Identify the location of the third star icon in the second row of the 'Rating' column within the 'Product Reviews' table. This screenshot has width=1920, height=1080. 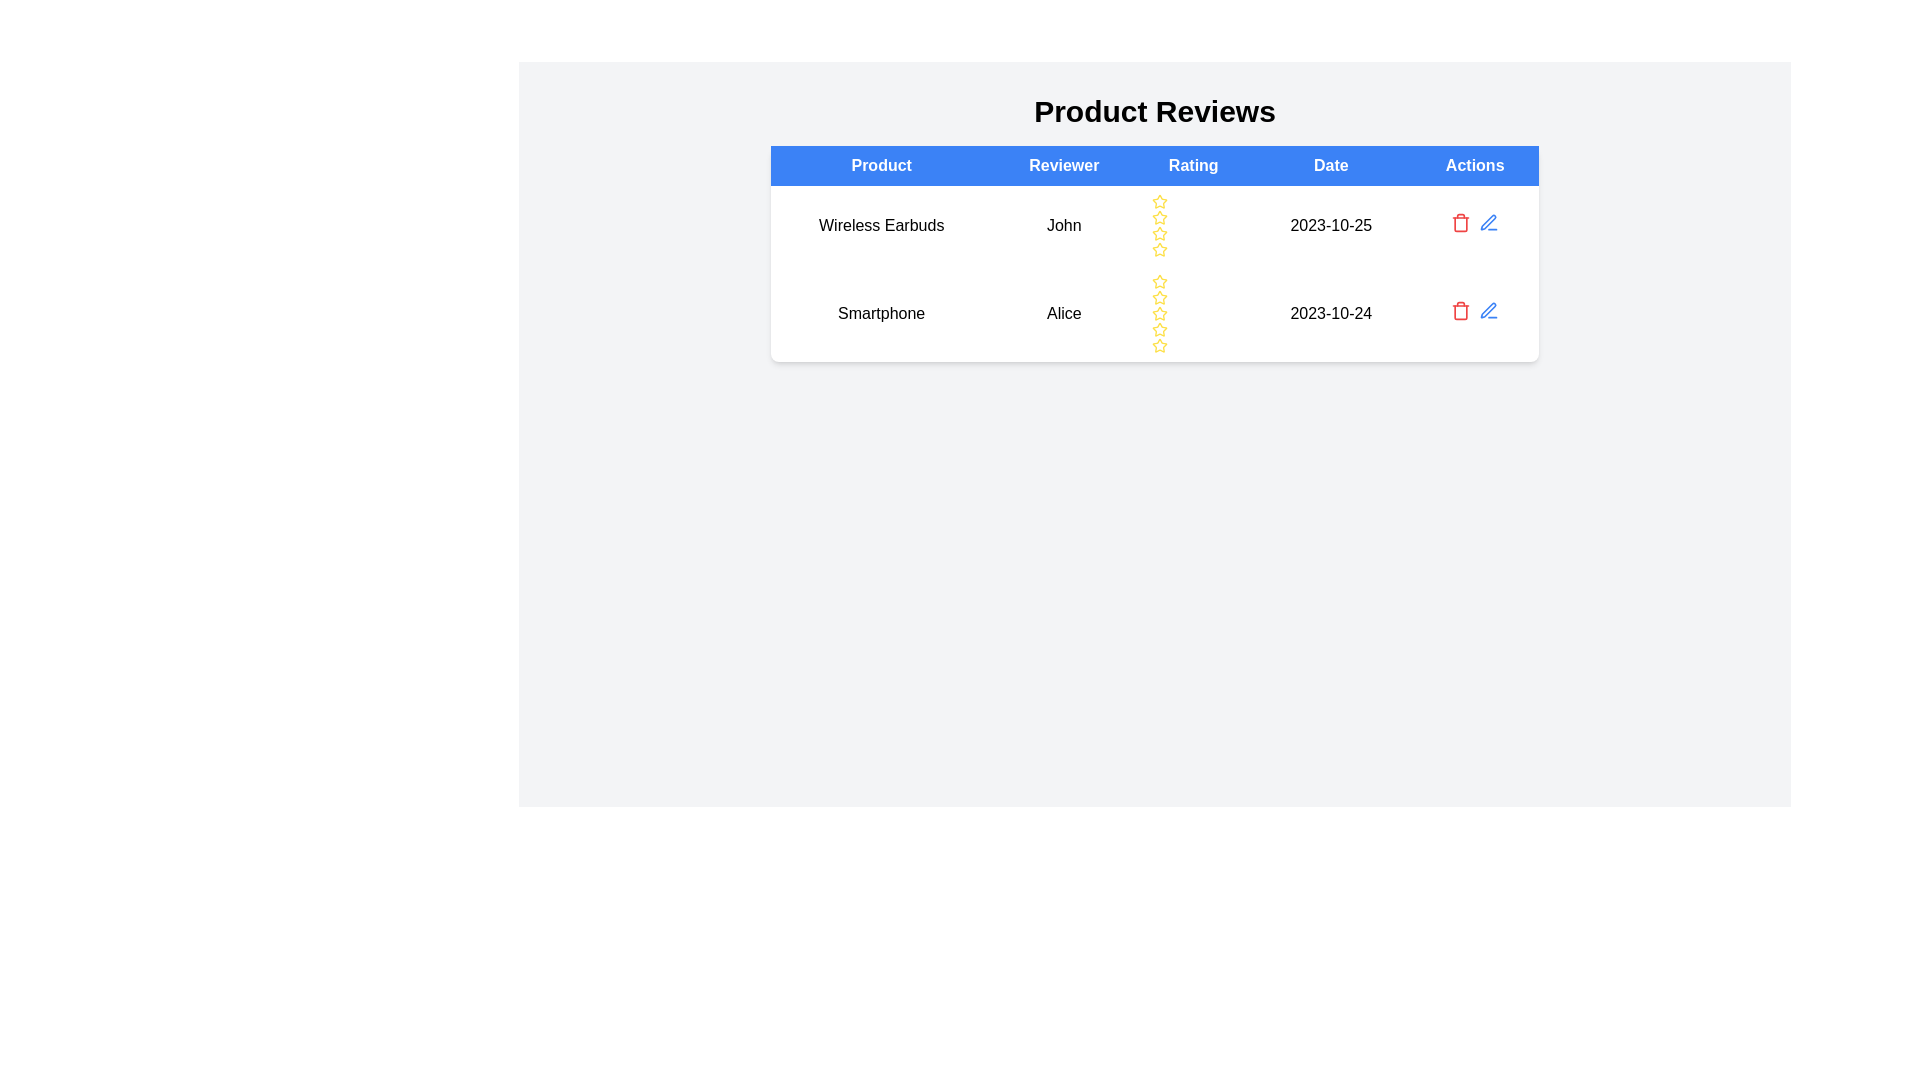
(1160, 297).